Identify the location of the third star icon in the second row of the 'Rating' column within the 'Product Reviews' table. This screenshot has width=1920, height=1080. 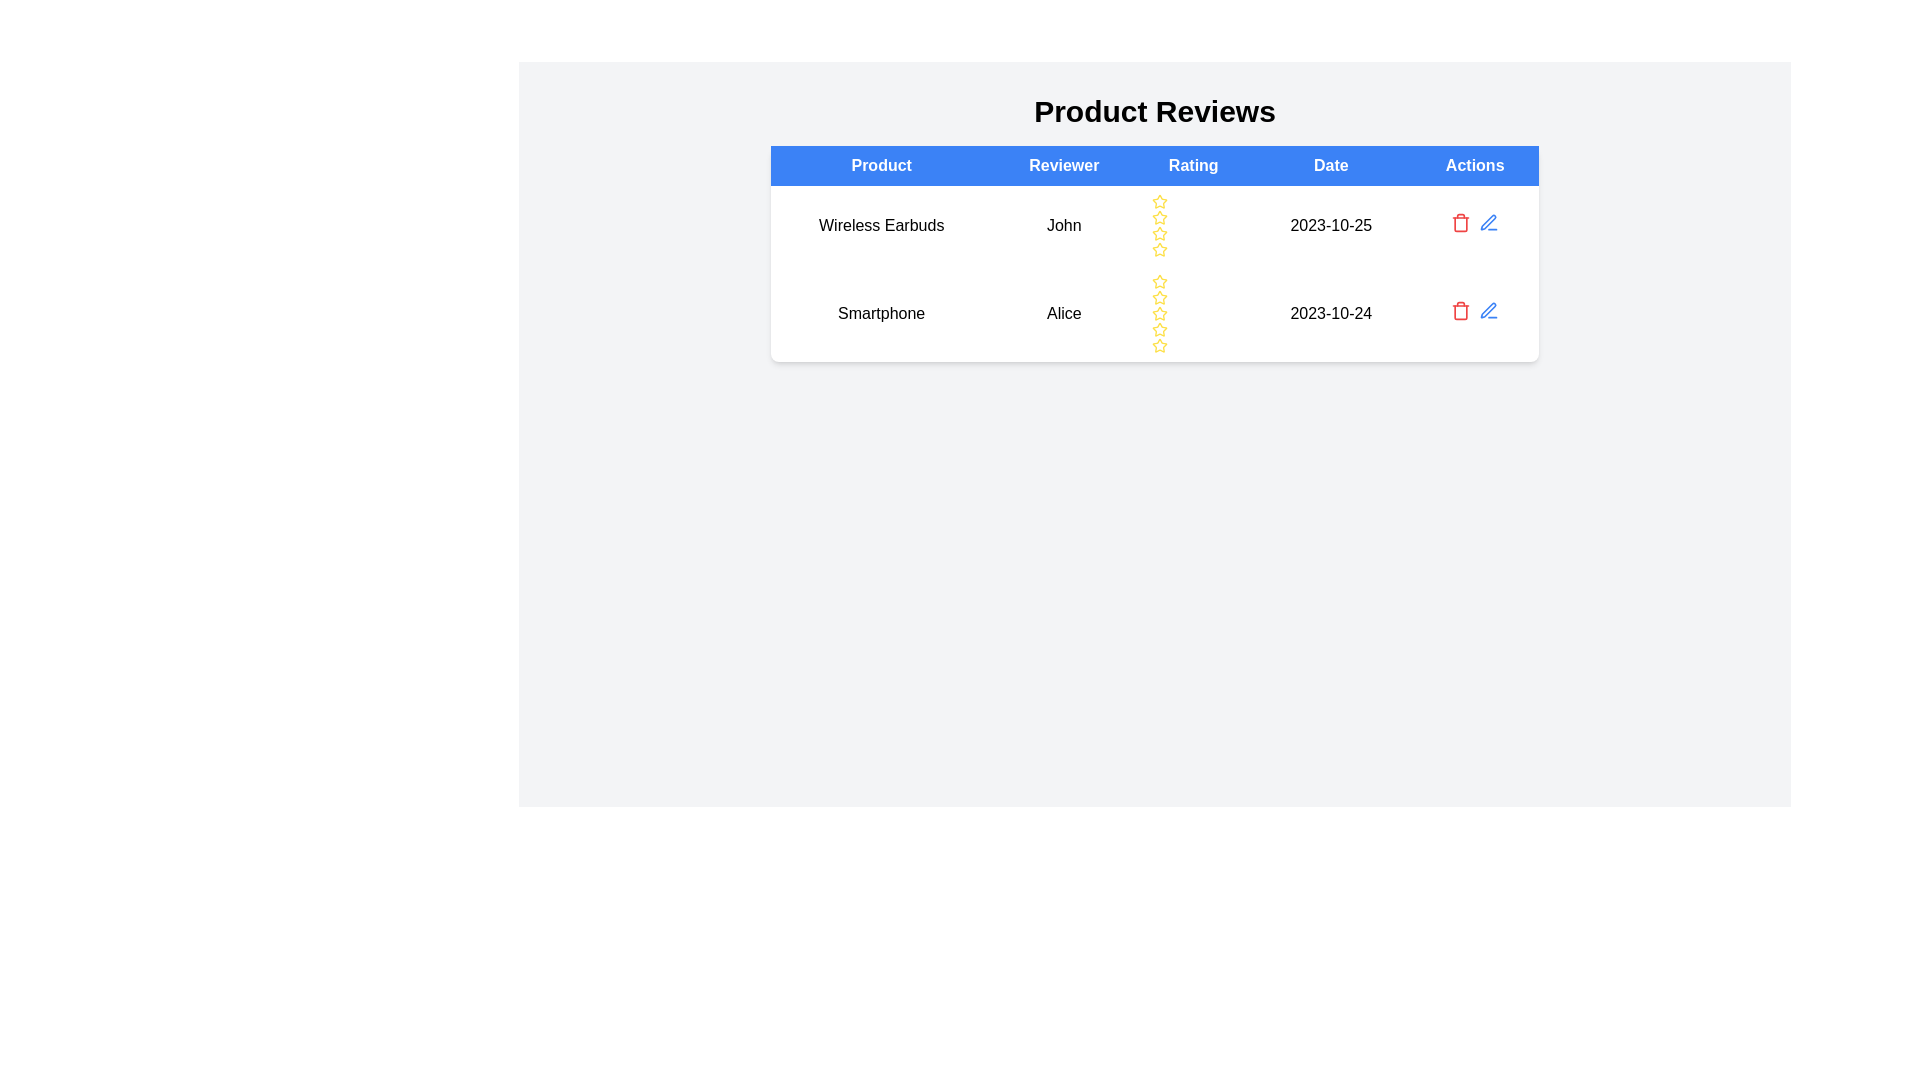
(1160, 297).